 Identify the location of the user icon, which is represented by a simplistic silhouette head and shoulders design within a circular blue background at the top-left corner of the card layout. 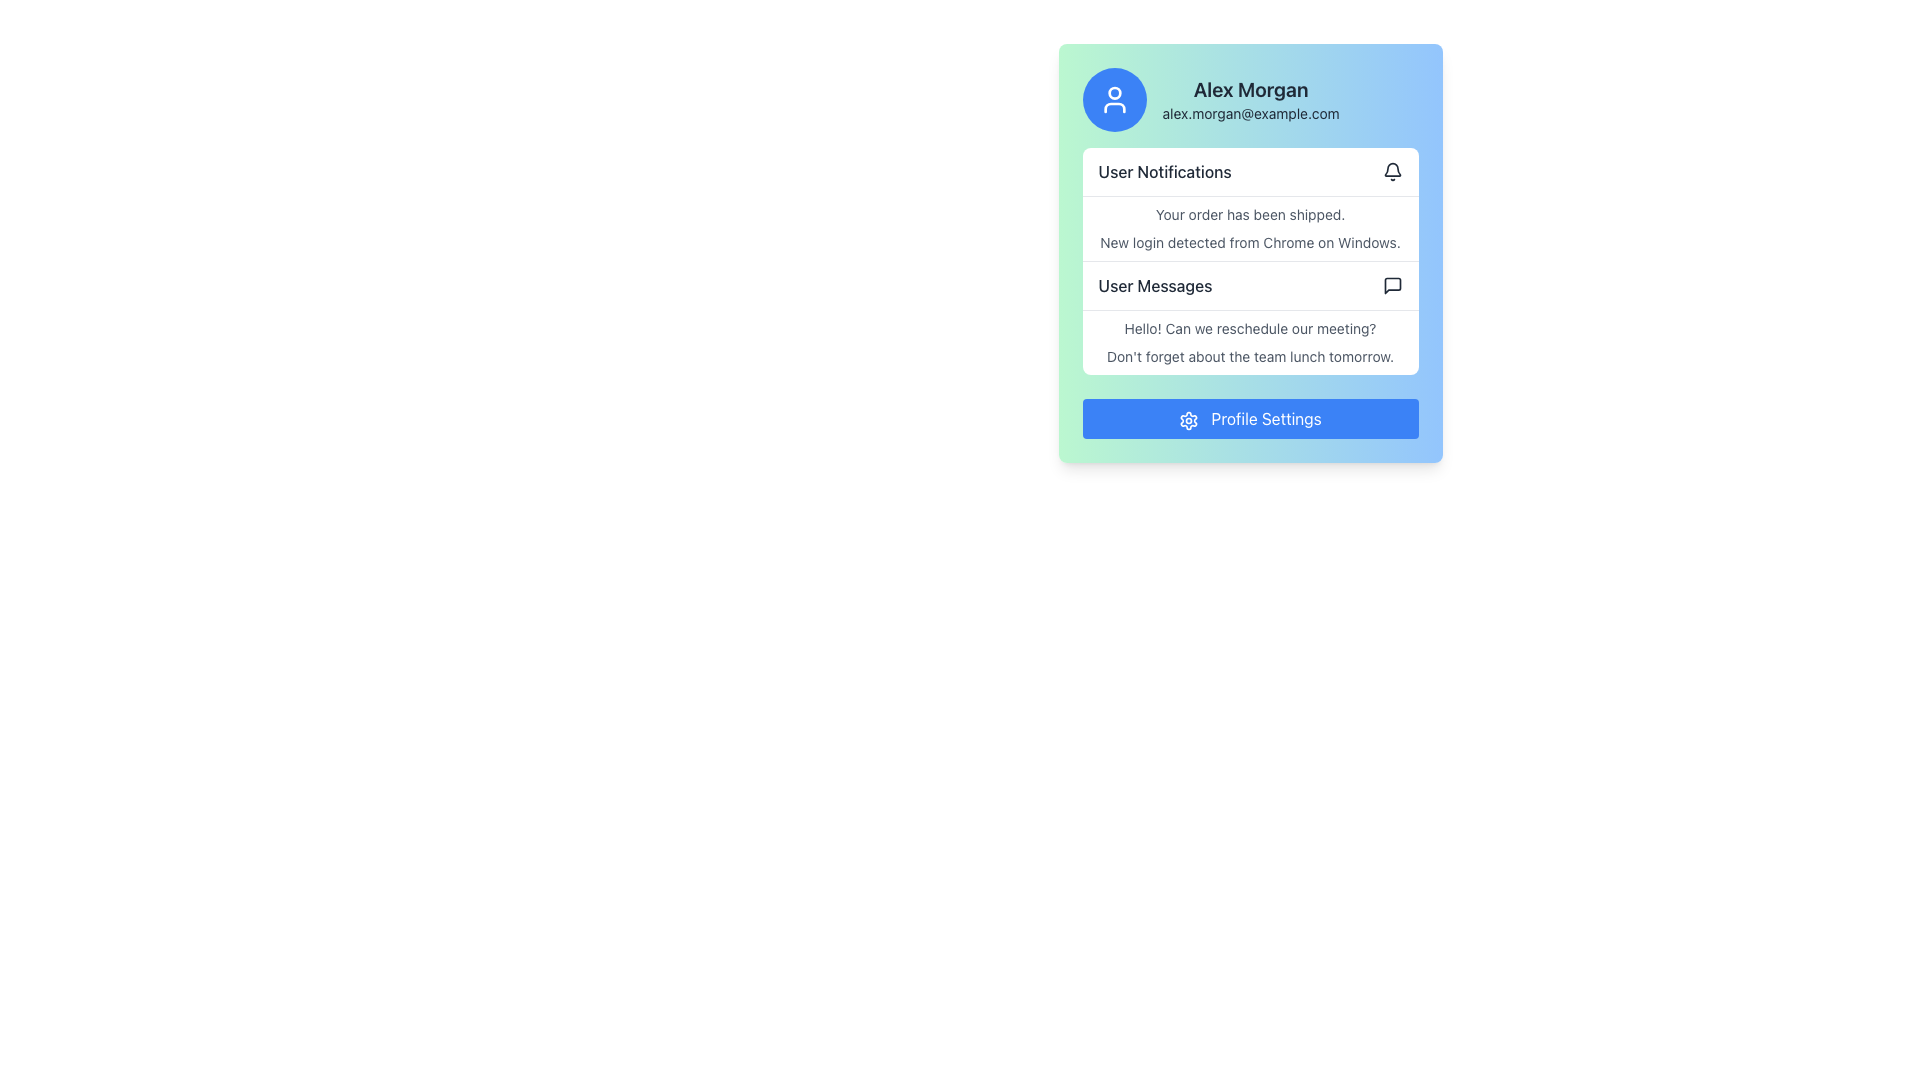
(1113, 100).